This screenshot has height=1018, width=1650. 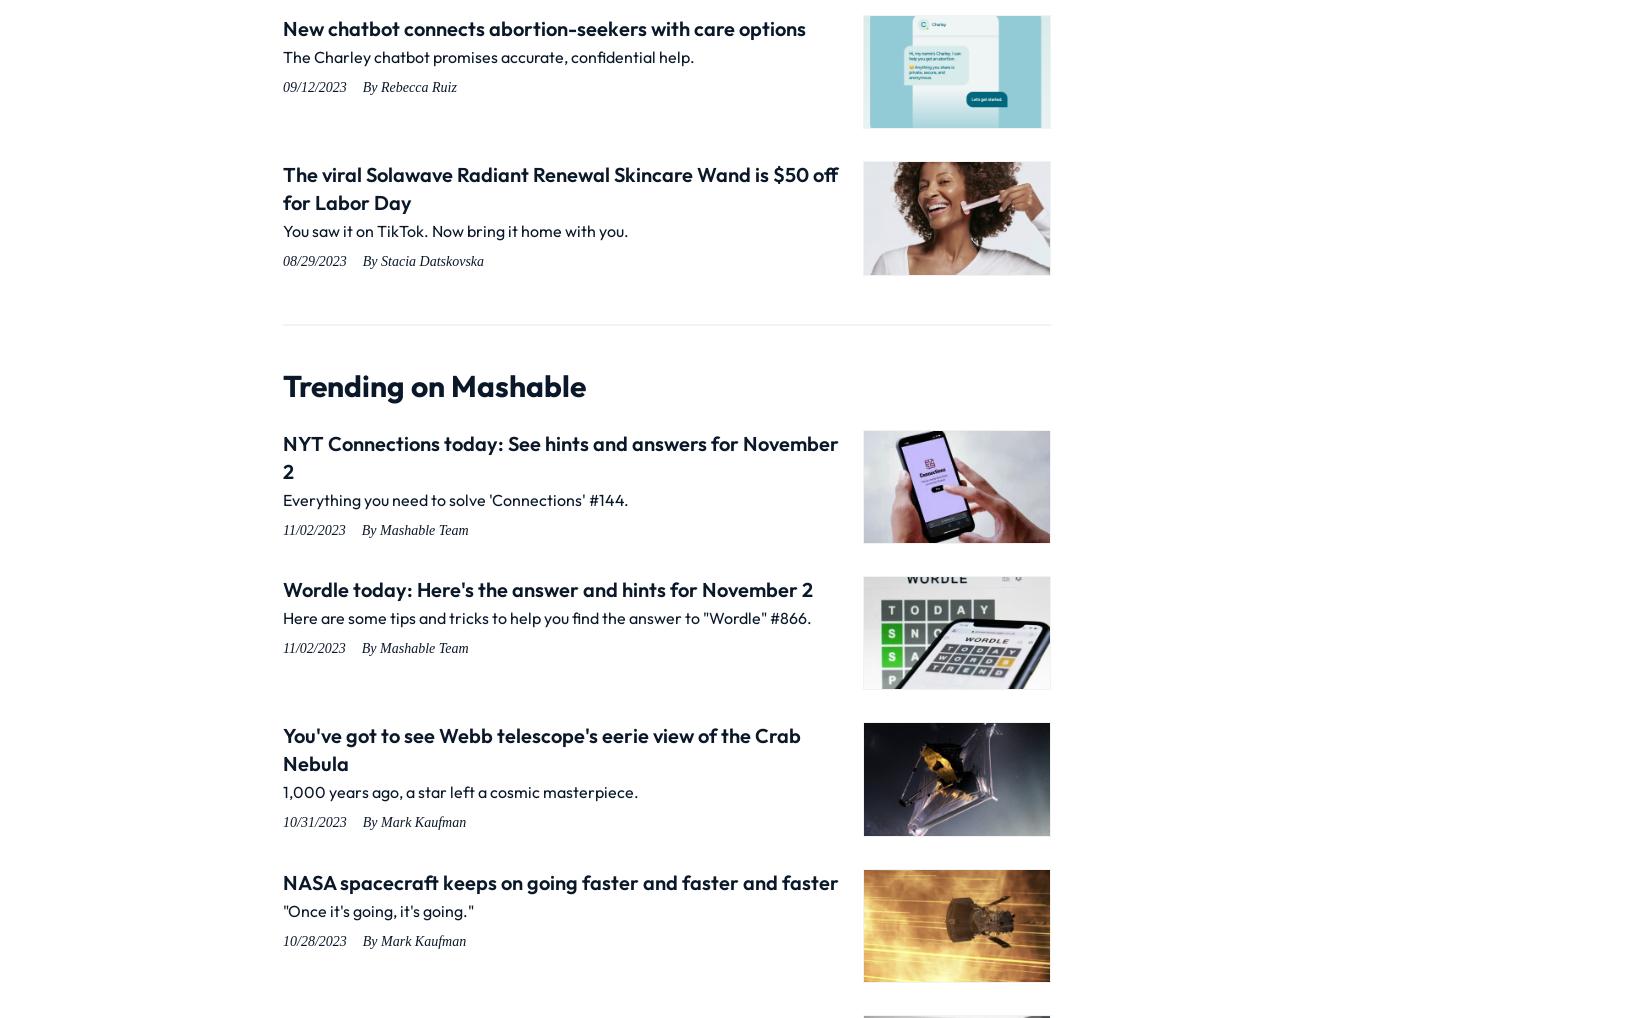 What do you see at coordinates (314, 821) in the screenshot?
I see `'10/31/2023'` at bounding box center [314, 821].